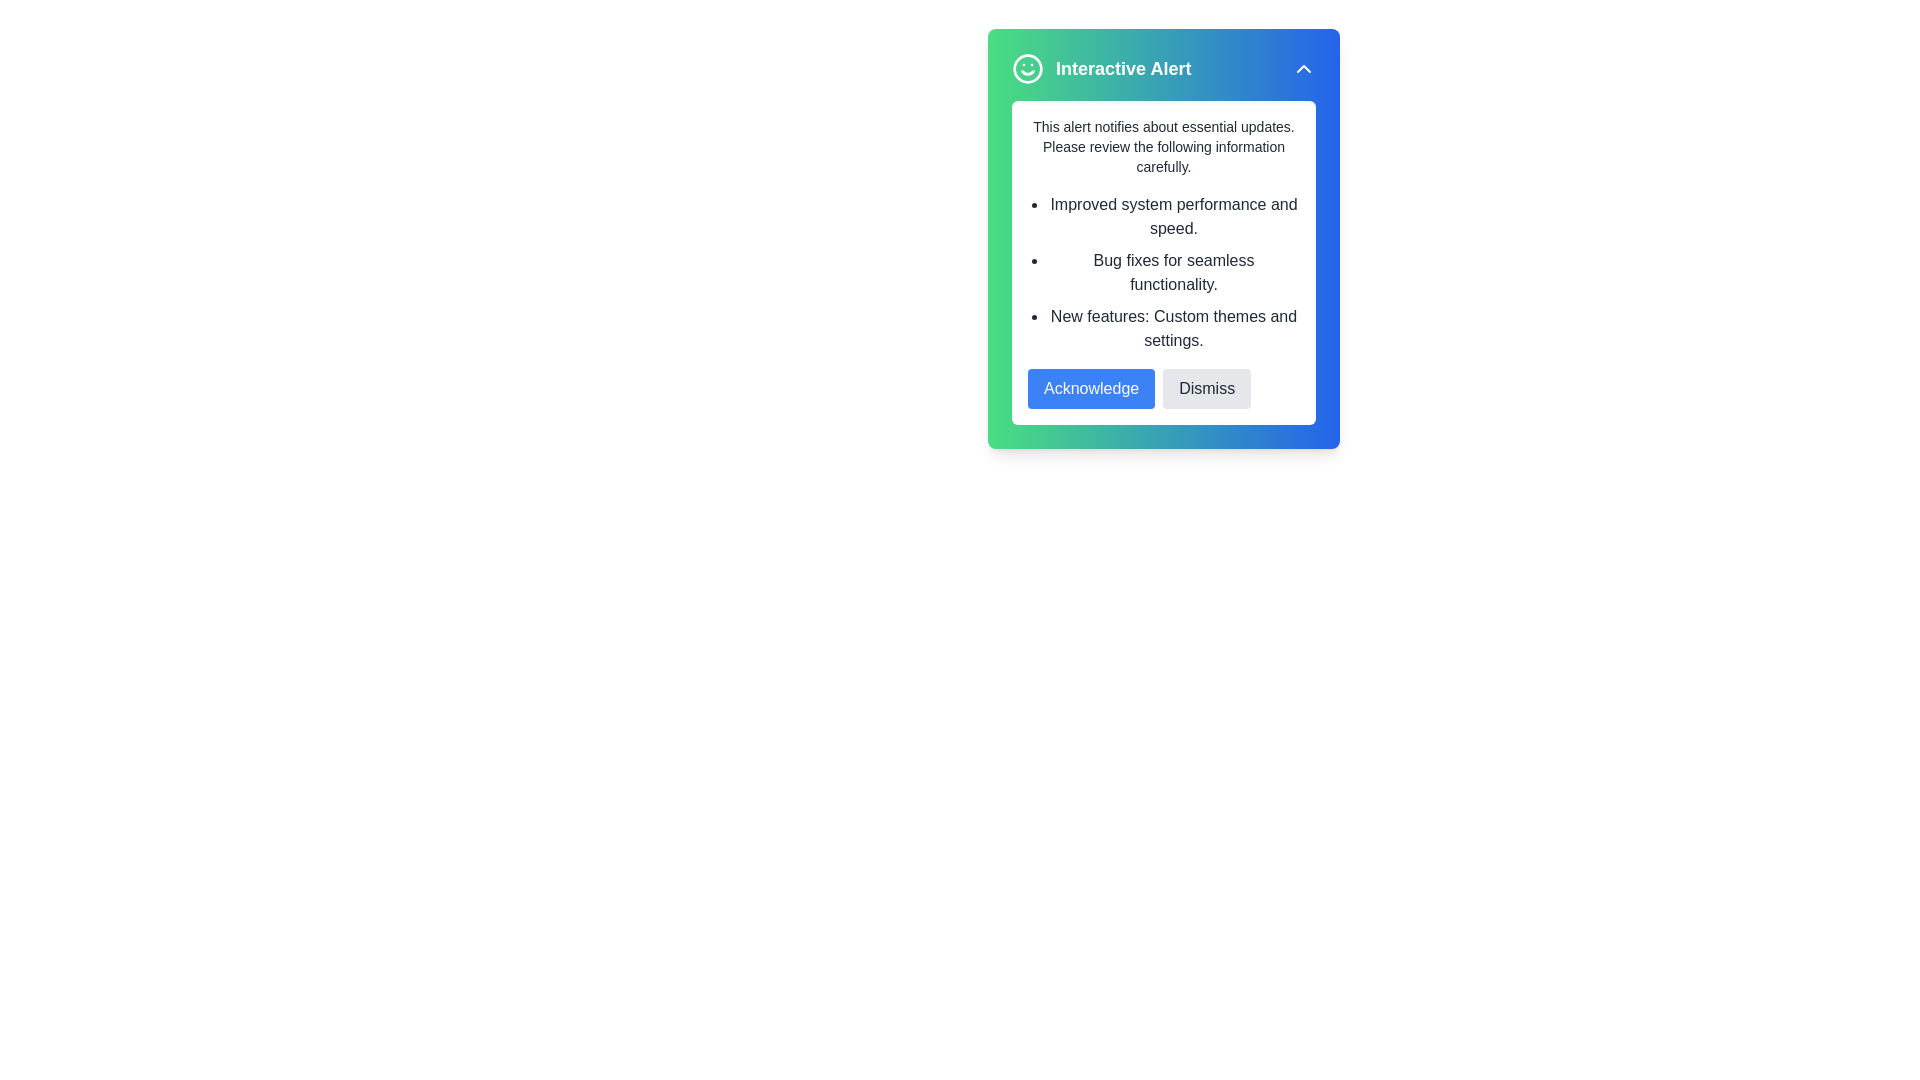 The width and height of the screenshot is (1920, 1080). Describe the element at coordinates (1206, 389) in the screenshot. I see `the interactive button labeled Dismiss` at that location.